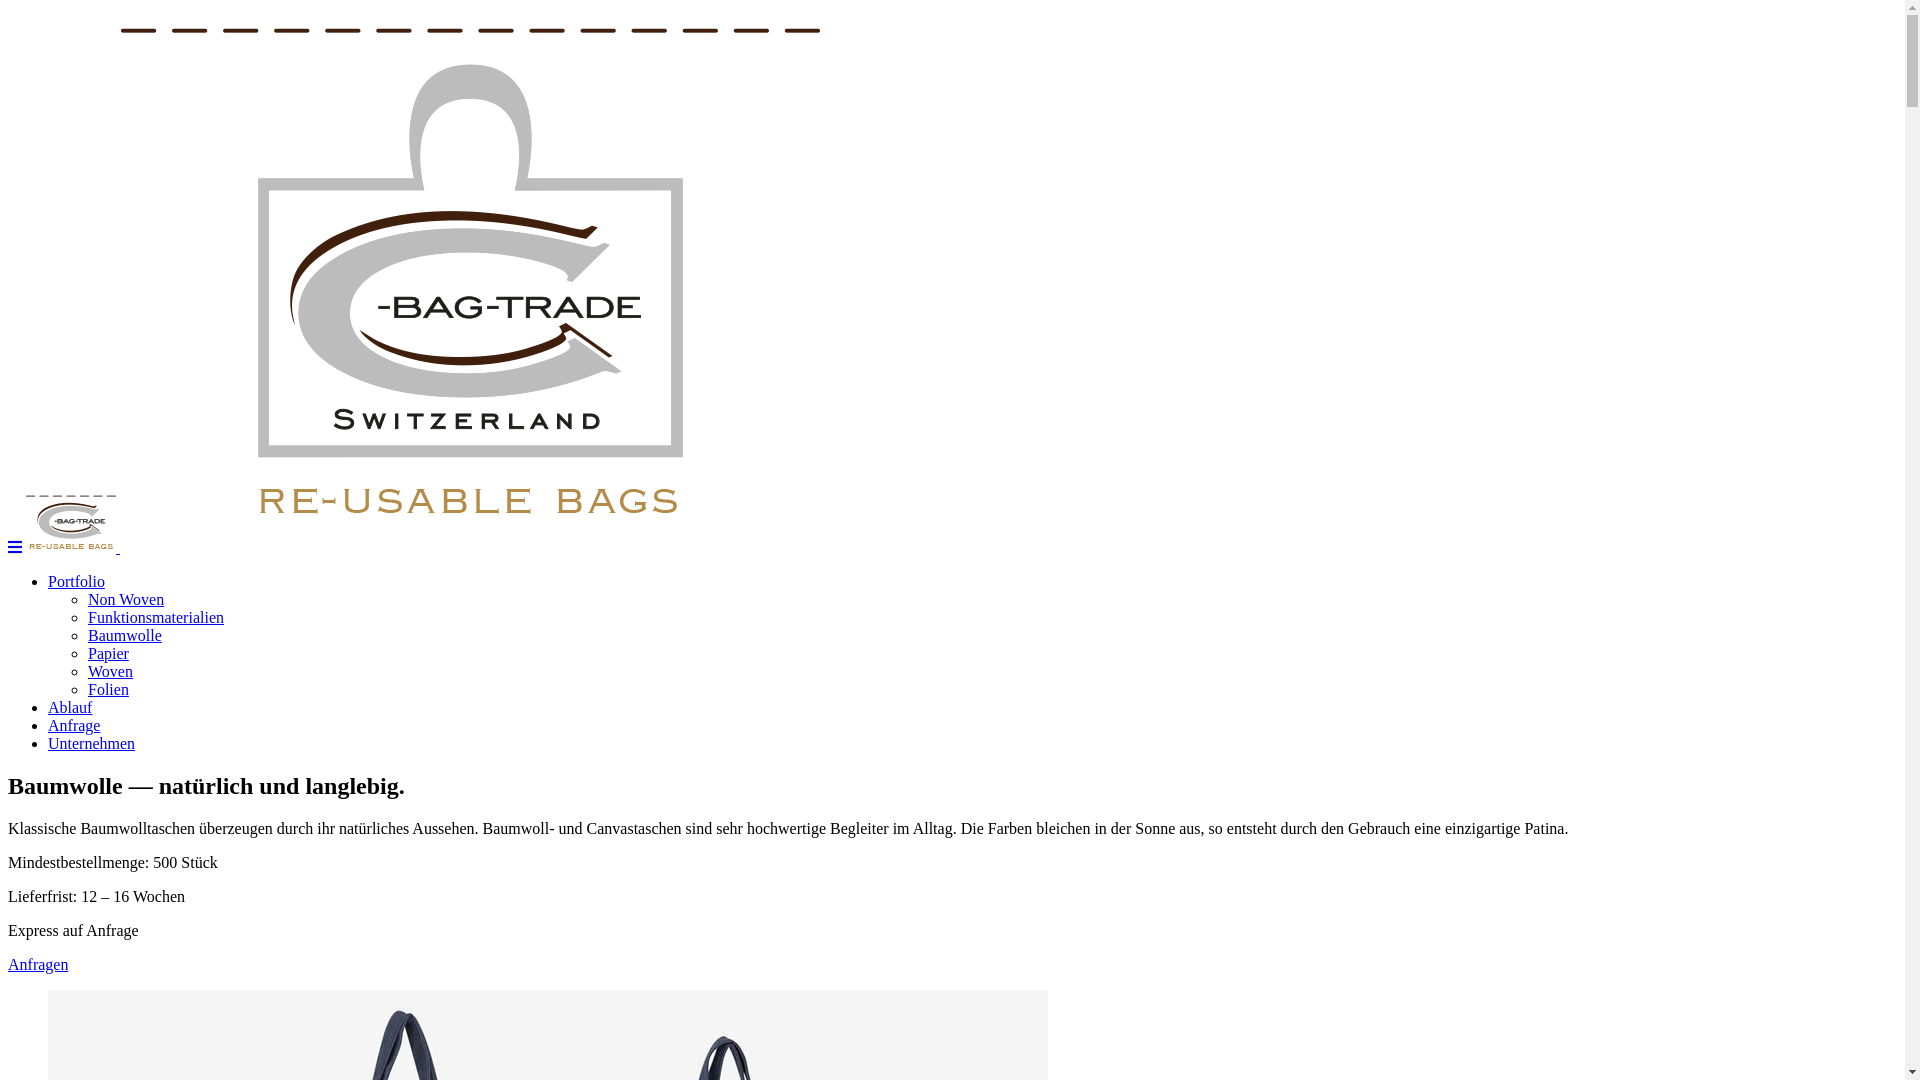 Image resolution: width=1920 pixels, height=1080 pixels. Describe the element at coordinates (38, 963) in the screenshot. I see `'Anfragen'` at that location.